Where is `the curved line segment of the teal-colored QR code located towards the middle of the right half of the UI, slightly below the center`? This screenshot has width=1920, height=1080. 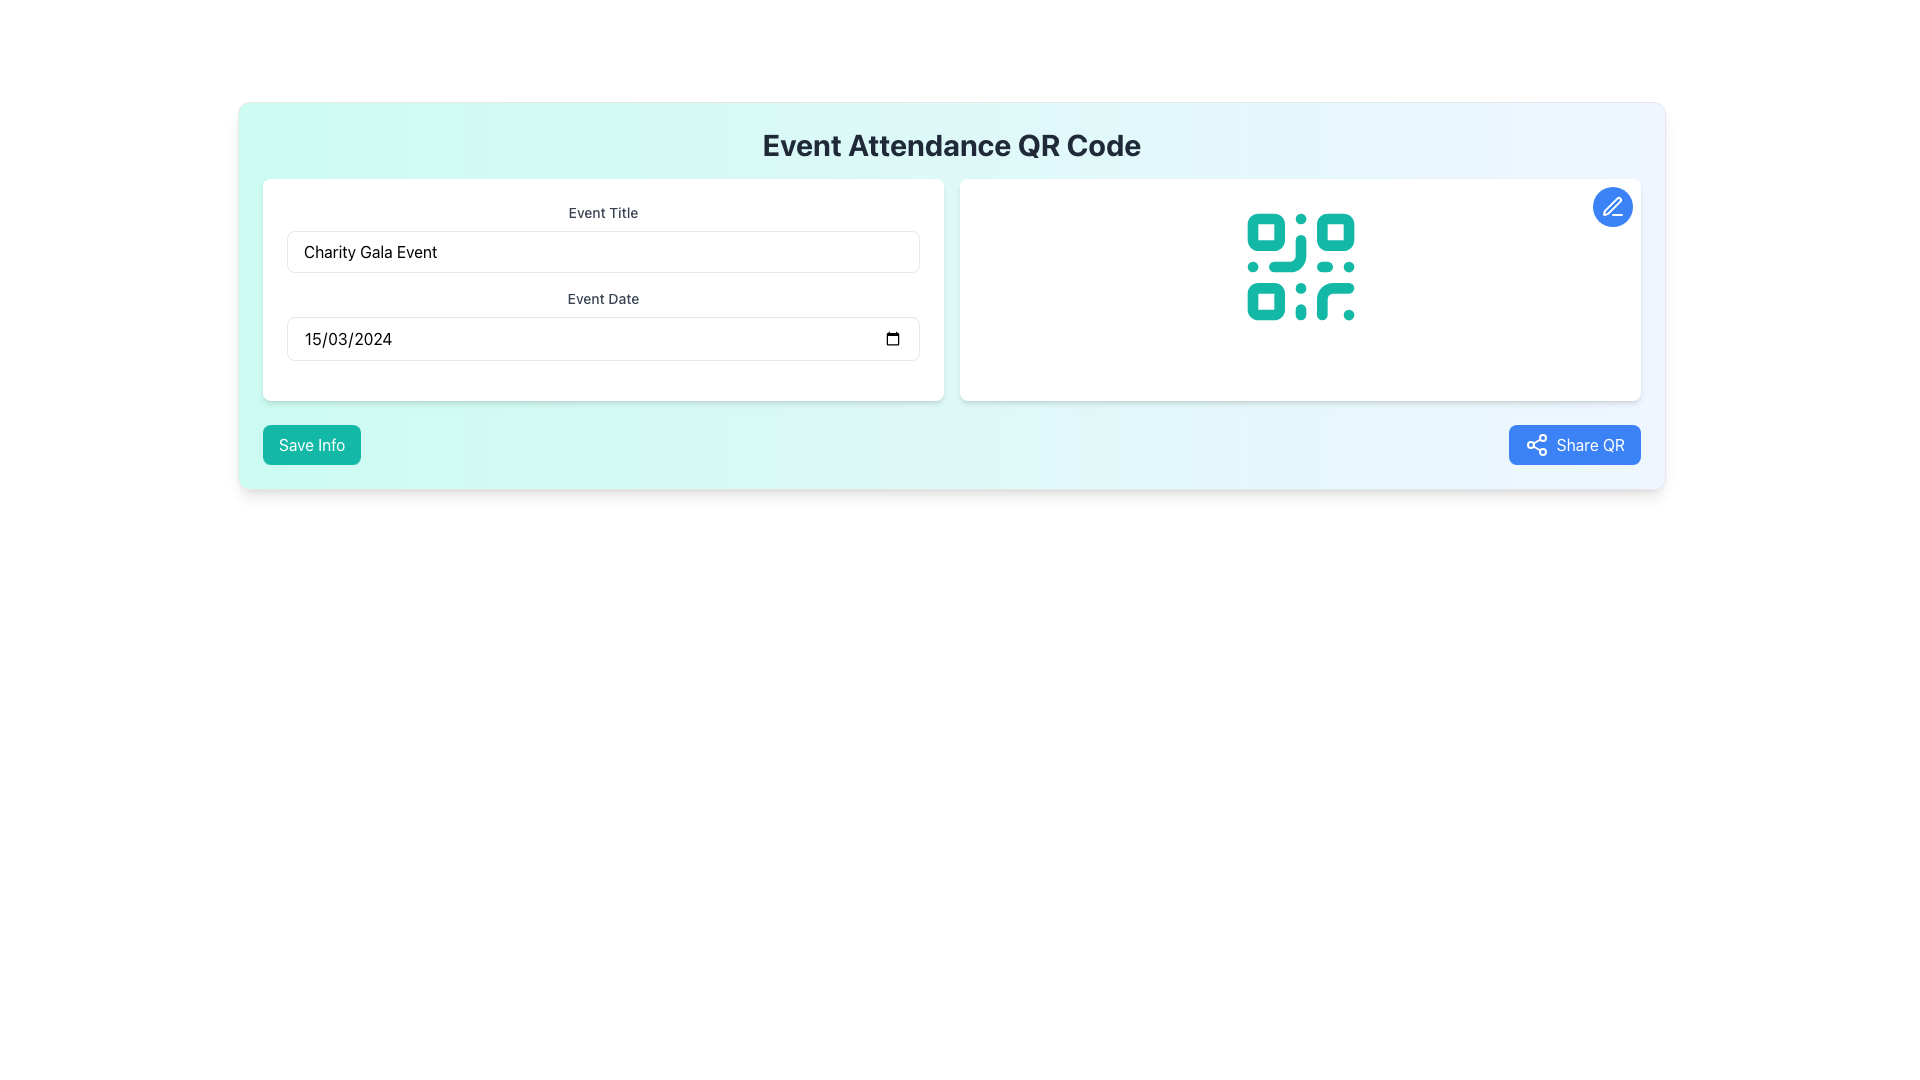
the curved line segment of the teal-colored QR code located towards the middle of the right half of the UI, slightly below the center is located at coordinates (1287, 252).